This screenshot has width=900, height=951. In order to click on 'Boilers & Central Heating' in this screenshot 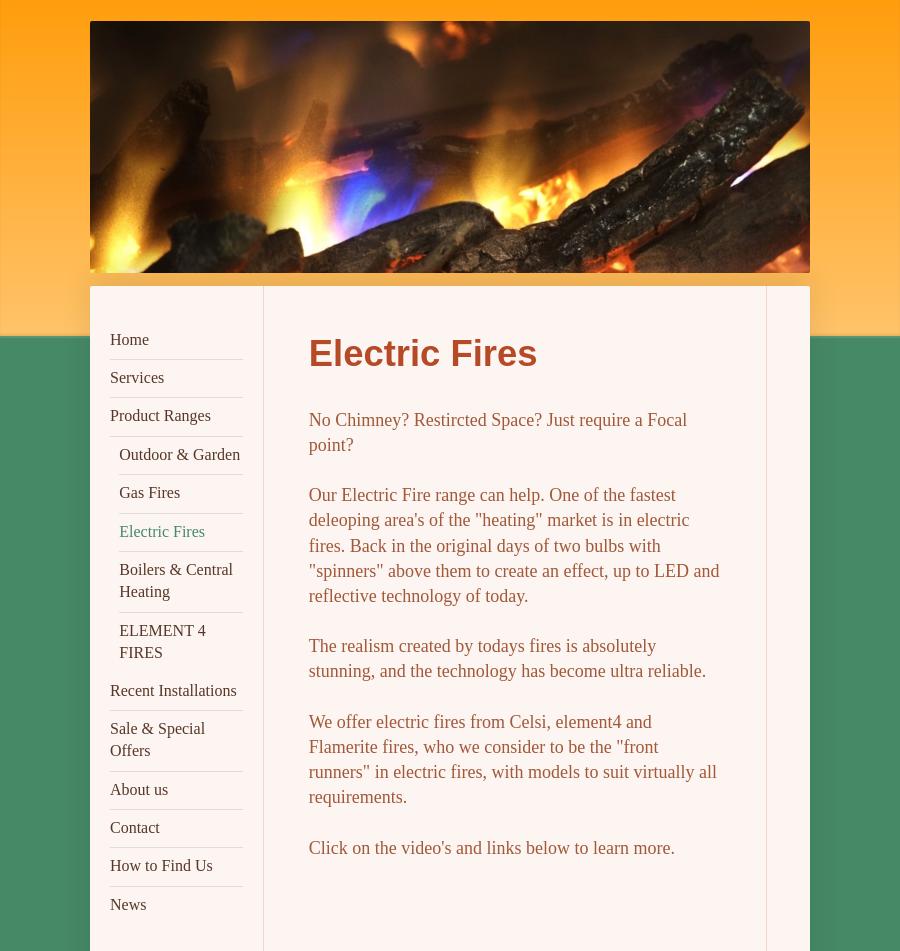, I will do `click(176, 579)`.